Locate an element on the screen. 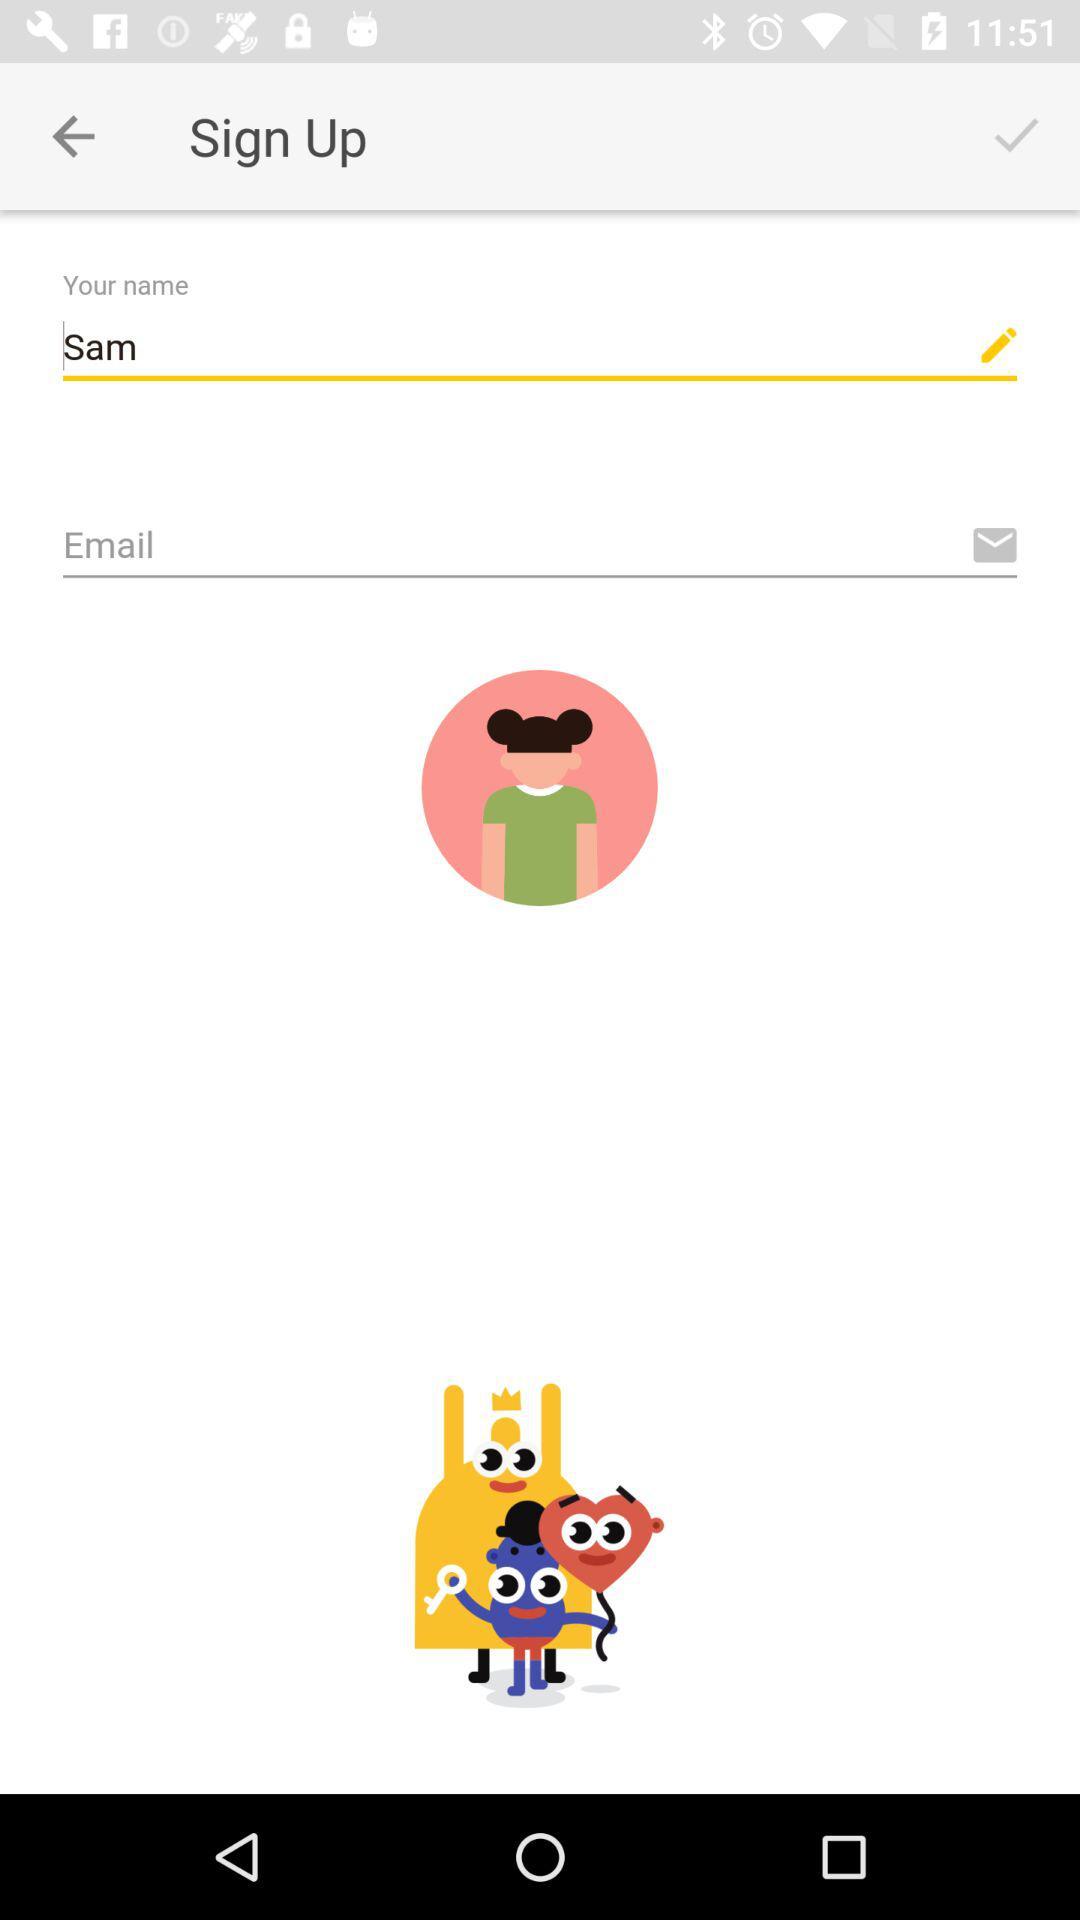  go back is located at coordinates (72, 135).